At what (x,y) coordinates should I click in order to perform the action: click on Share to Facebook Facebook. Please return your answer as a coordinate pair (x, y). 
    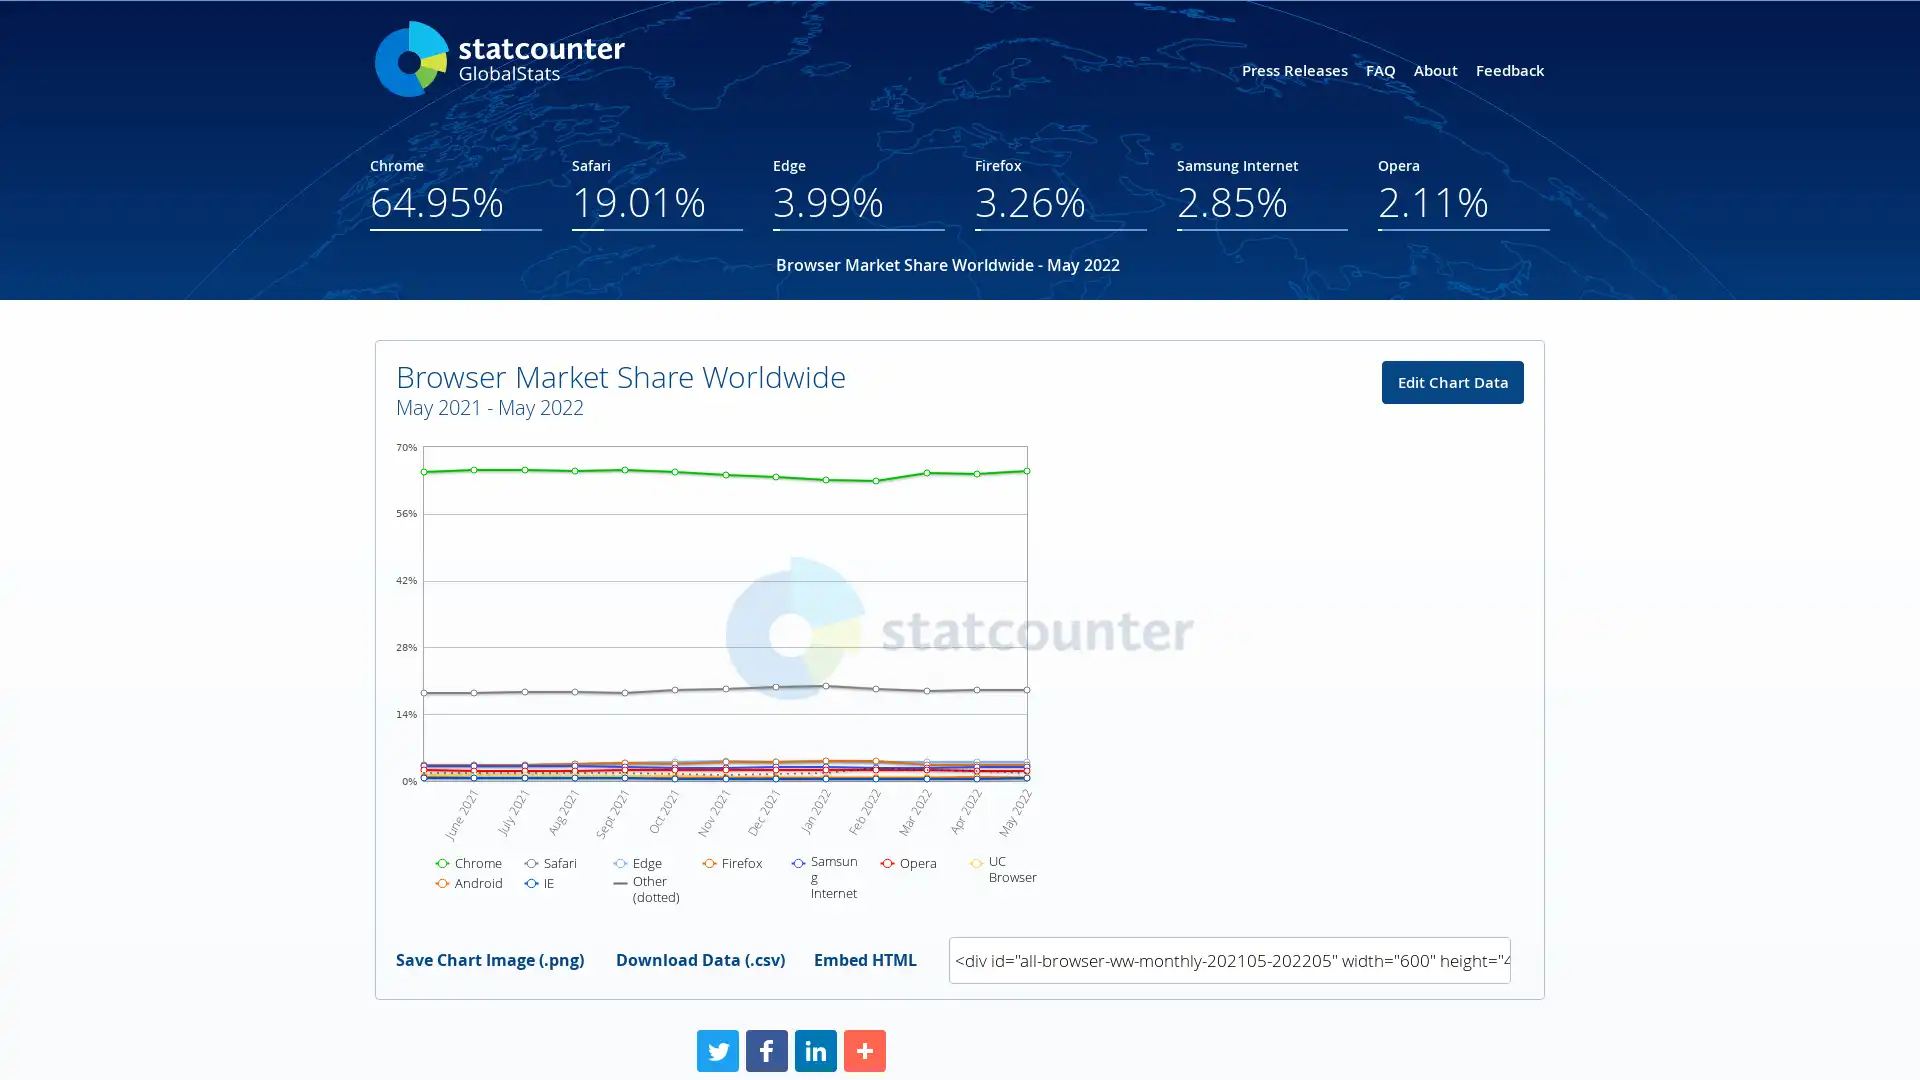
    Looking at the image, I should click on (857, 1049).